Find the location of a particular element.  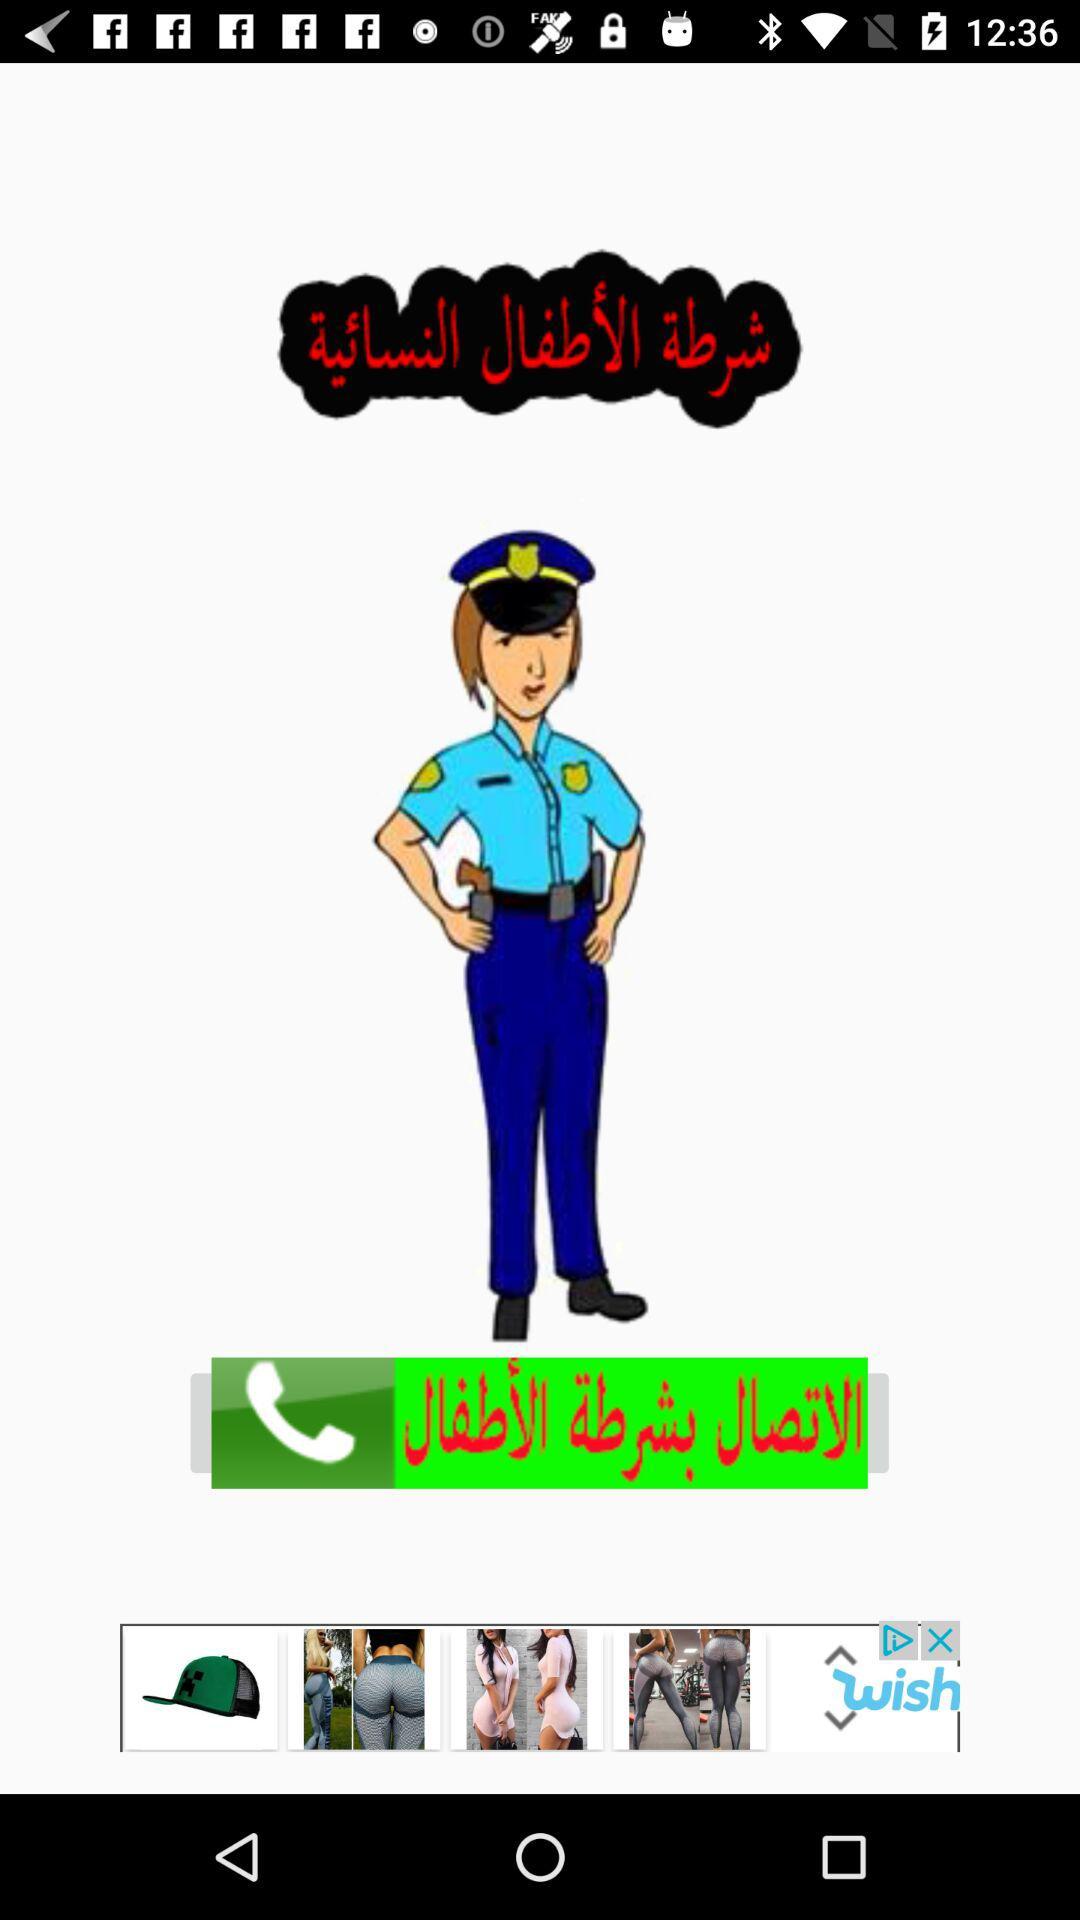

opens up advertisement is located at coordinates (540, 1685).